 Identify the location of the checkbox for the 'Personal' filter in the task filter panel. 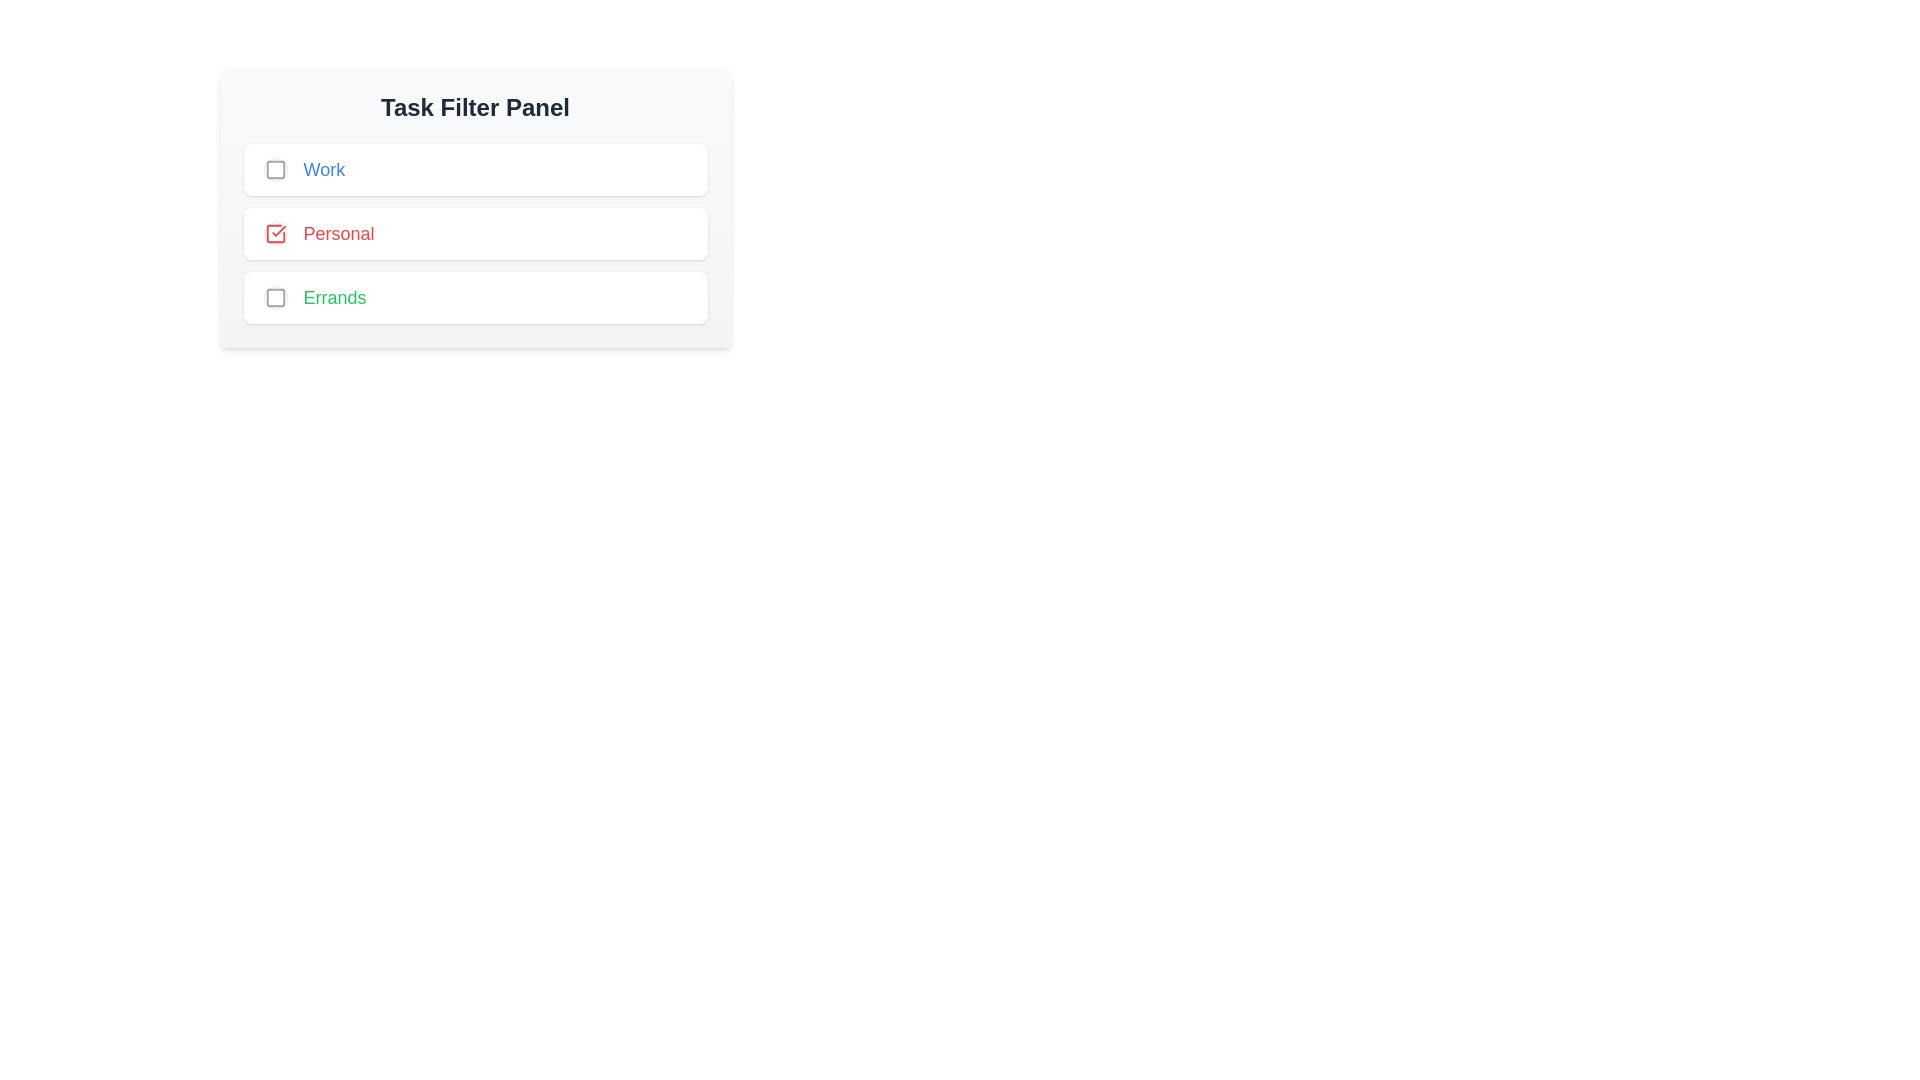
(274, 233).